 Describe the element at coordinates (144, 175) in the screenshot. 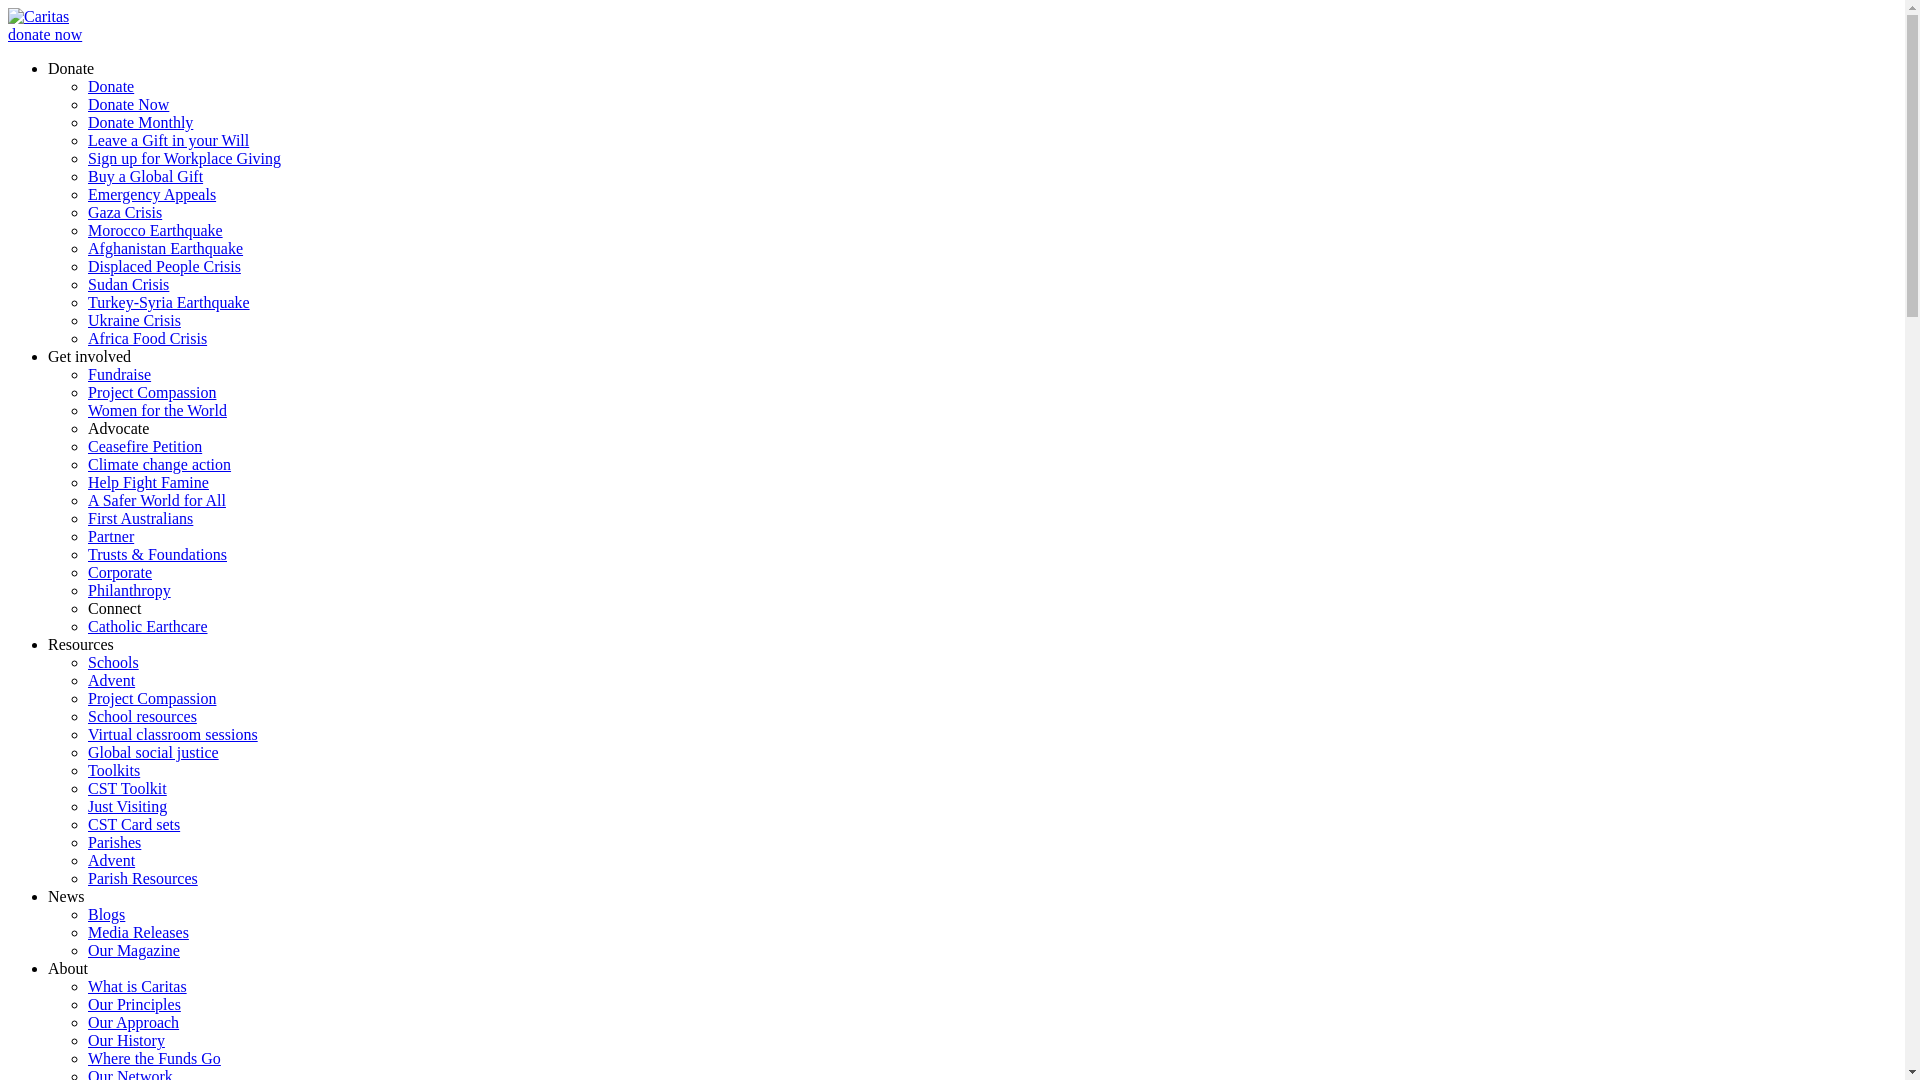

I see `'Buy a Global Gift'` at that location.